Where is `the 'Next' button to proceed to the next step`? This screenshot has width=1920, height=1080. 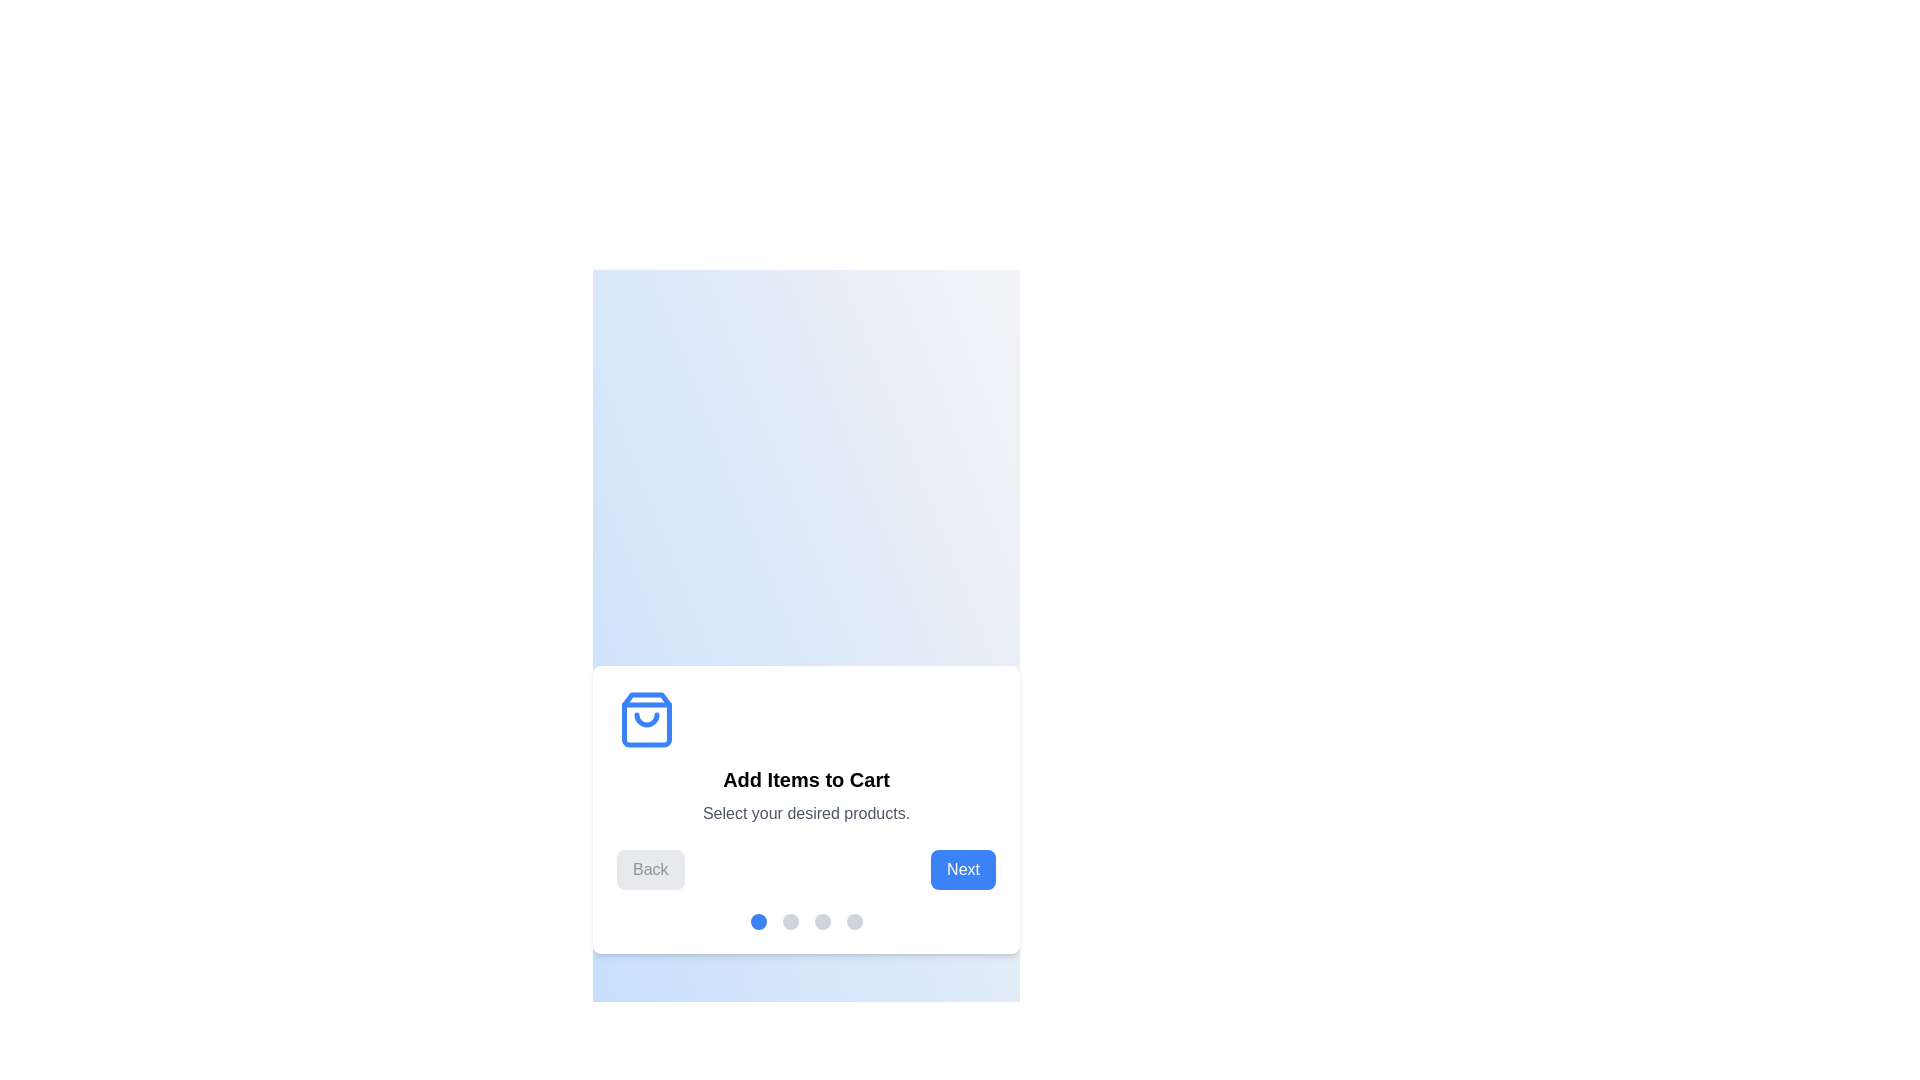 the 'Next' button to proceed to the next step is located at coordinates (963, 869).